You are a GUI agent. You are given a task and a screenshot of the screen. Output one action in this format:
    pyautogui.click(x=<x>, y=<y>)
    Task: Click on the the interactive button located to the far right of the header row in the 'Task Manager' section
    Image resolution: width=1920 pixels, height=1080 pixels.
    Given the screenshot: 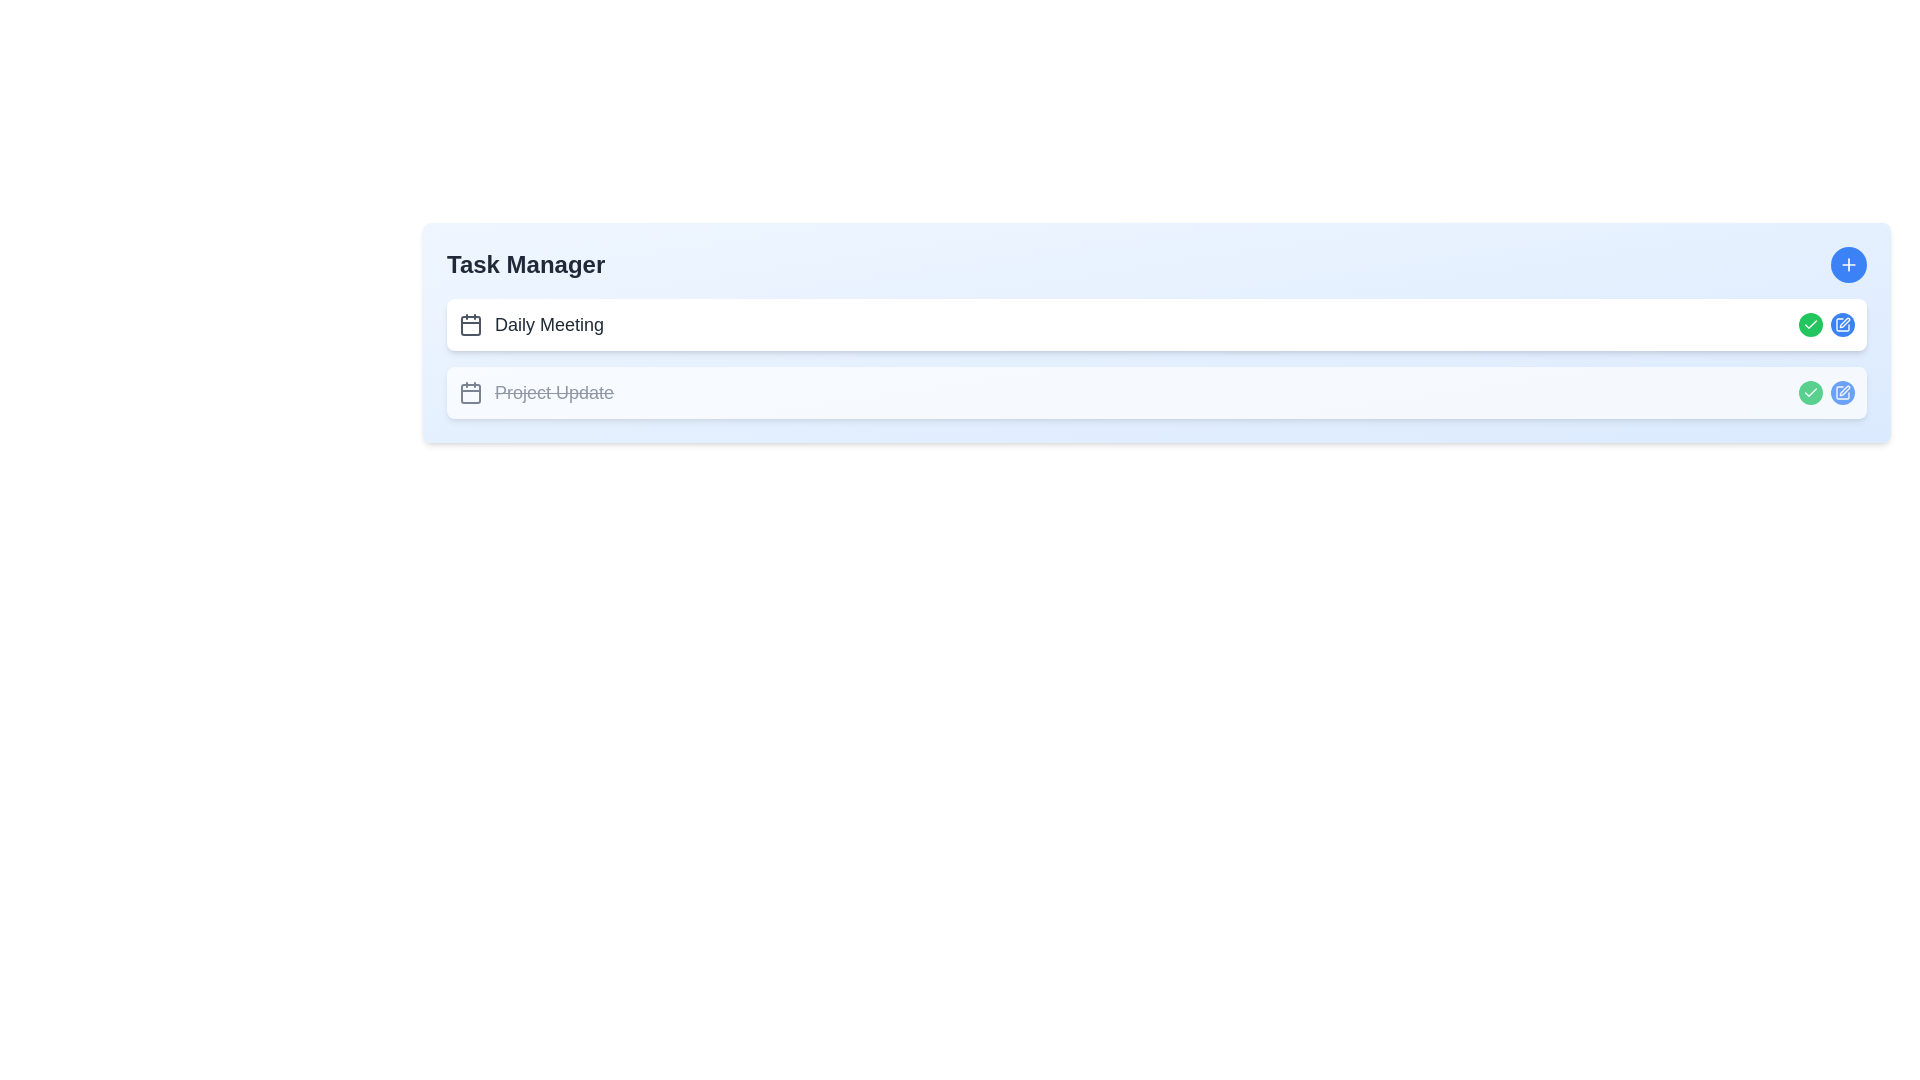 What is the action you would take?
    pyautogui.click(x=1847, y=264)
    